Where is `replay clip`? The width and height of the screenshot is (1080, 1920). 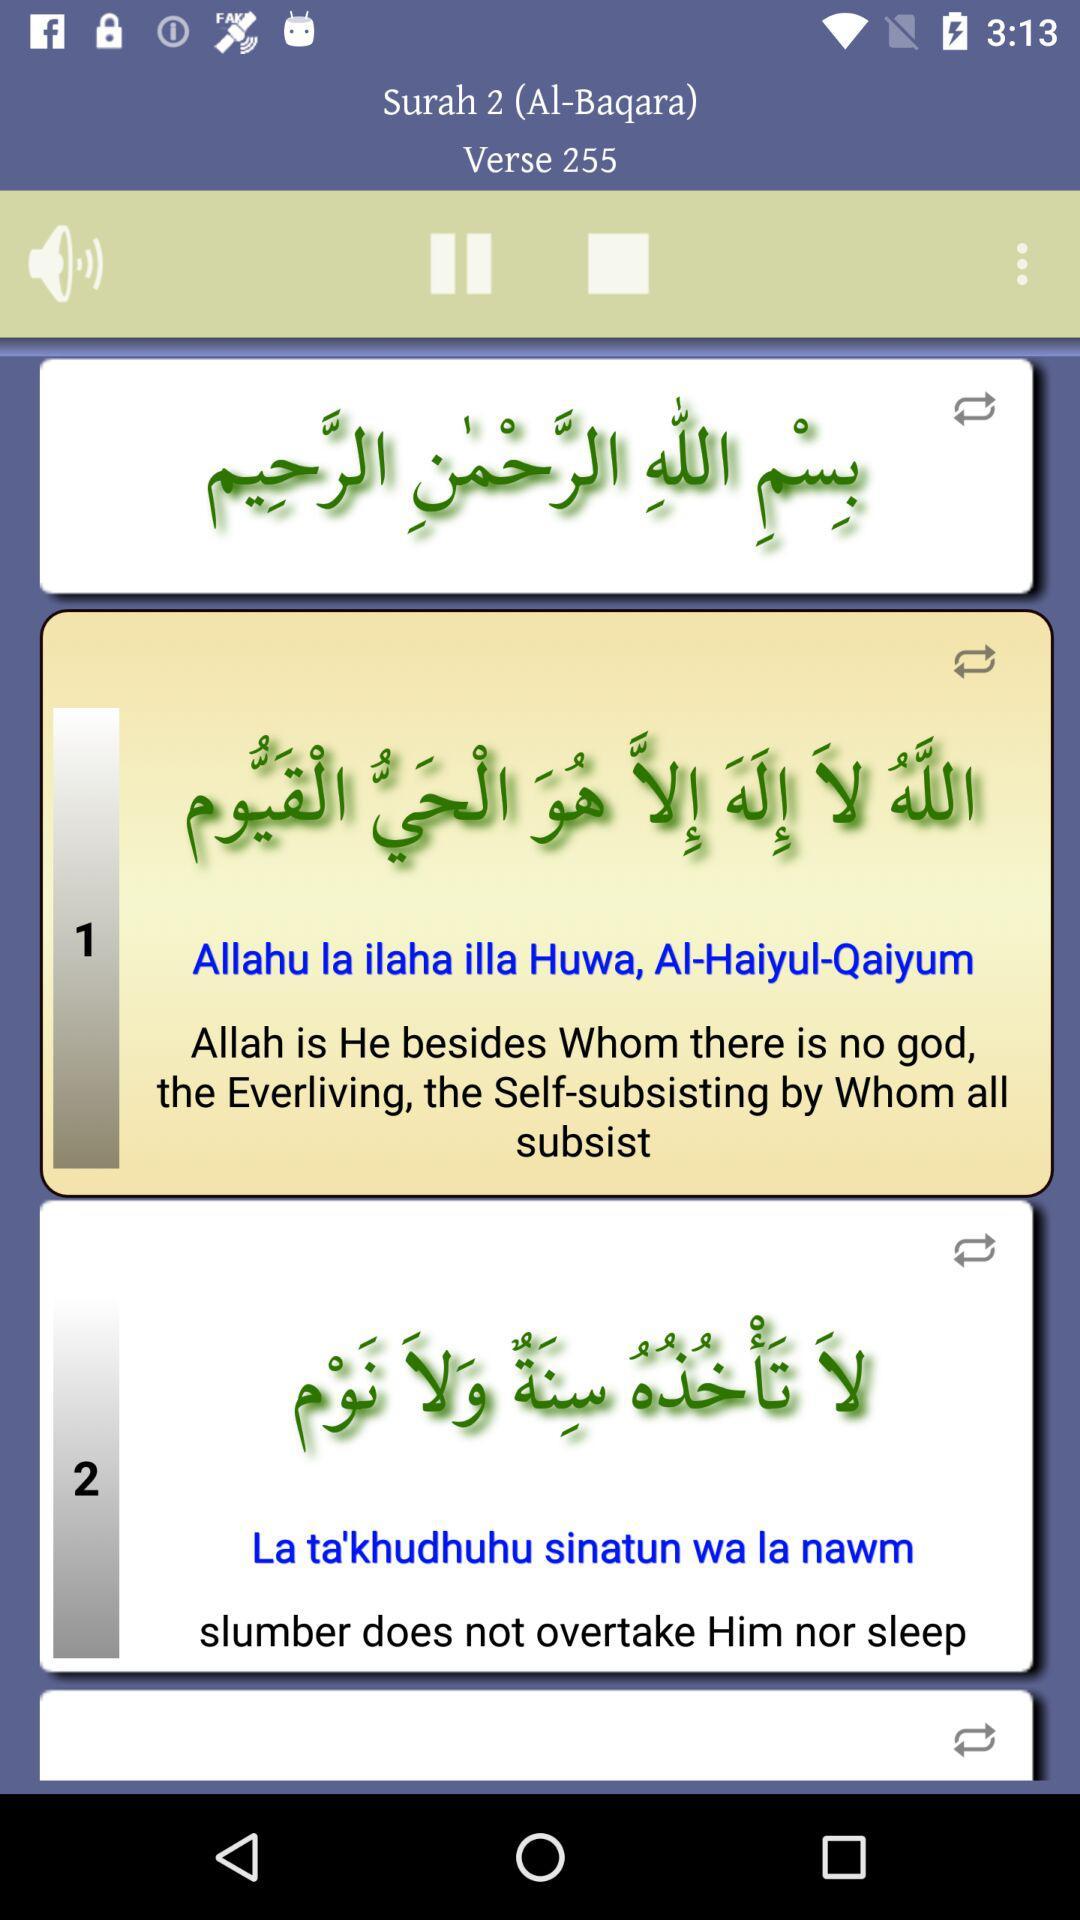 replay clip is located at coordinates (973, 407).